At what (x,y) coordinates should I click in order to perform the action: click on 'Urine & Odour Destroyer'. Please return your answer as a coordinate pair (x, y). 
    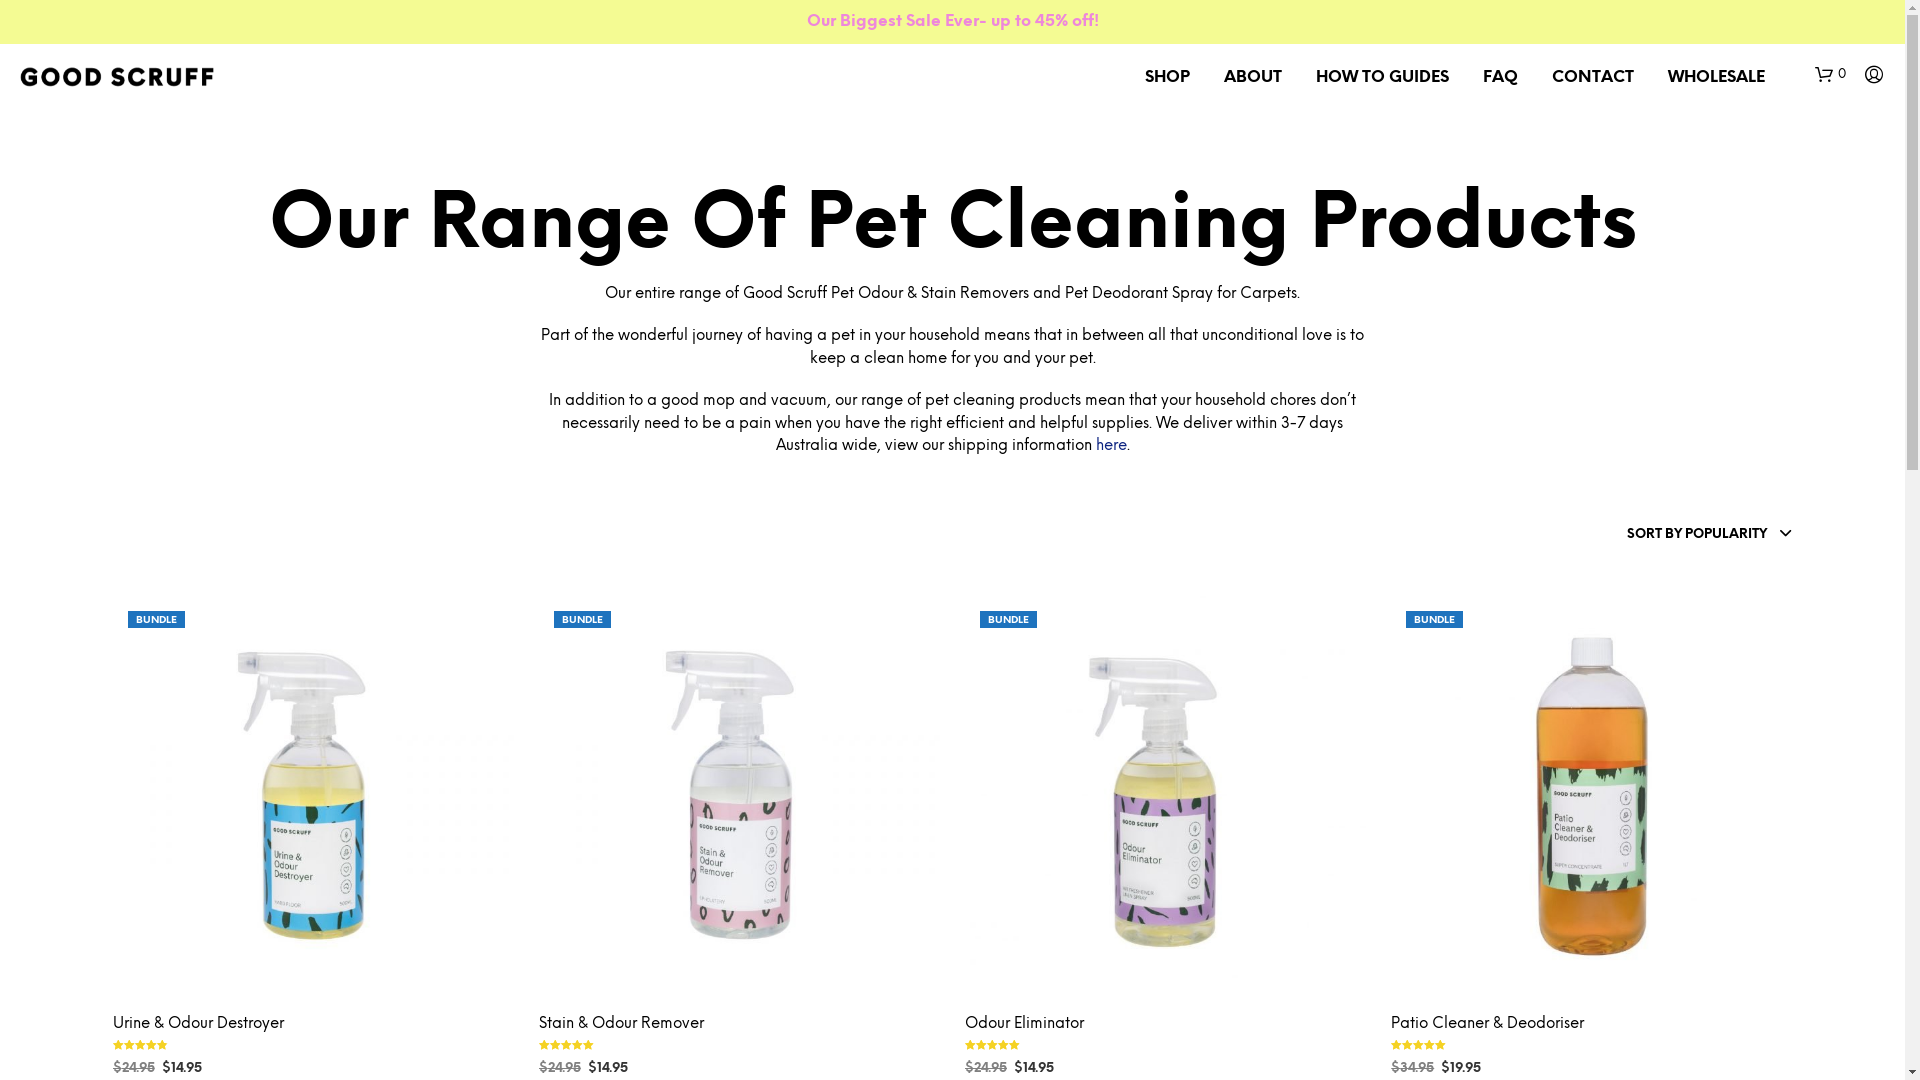
    Looking at the image, I should click on (197, 1024).